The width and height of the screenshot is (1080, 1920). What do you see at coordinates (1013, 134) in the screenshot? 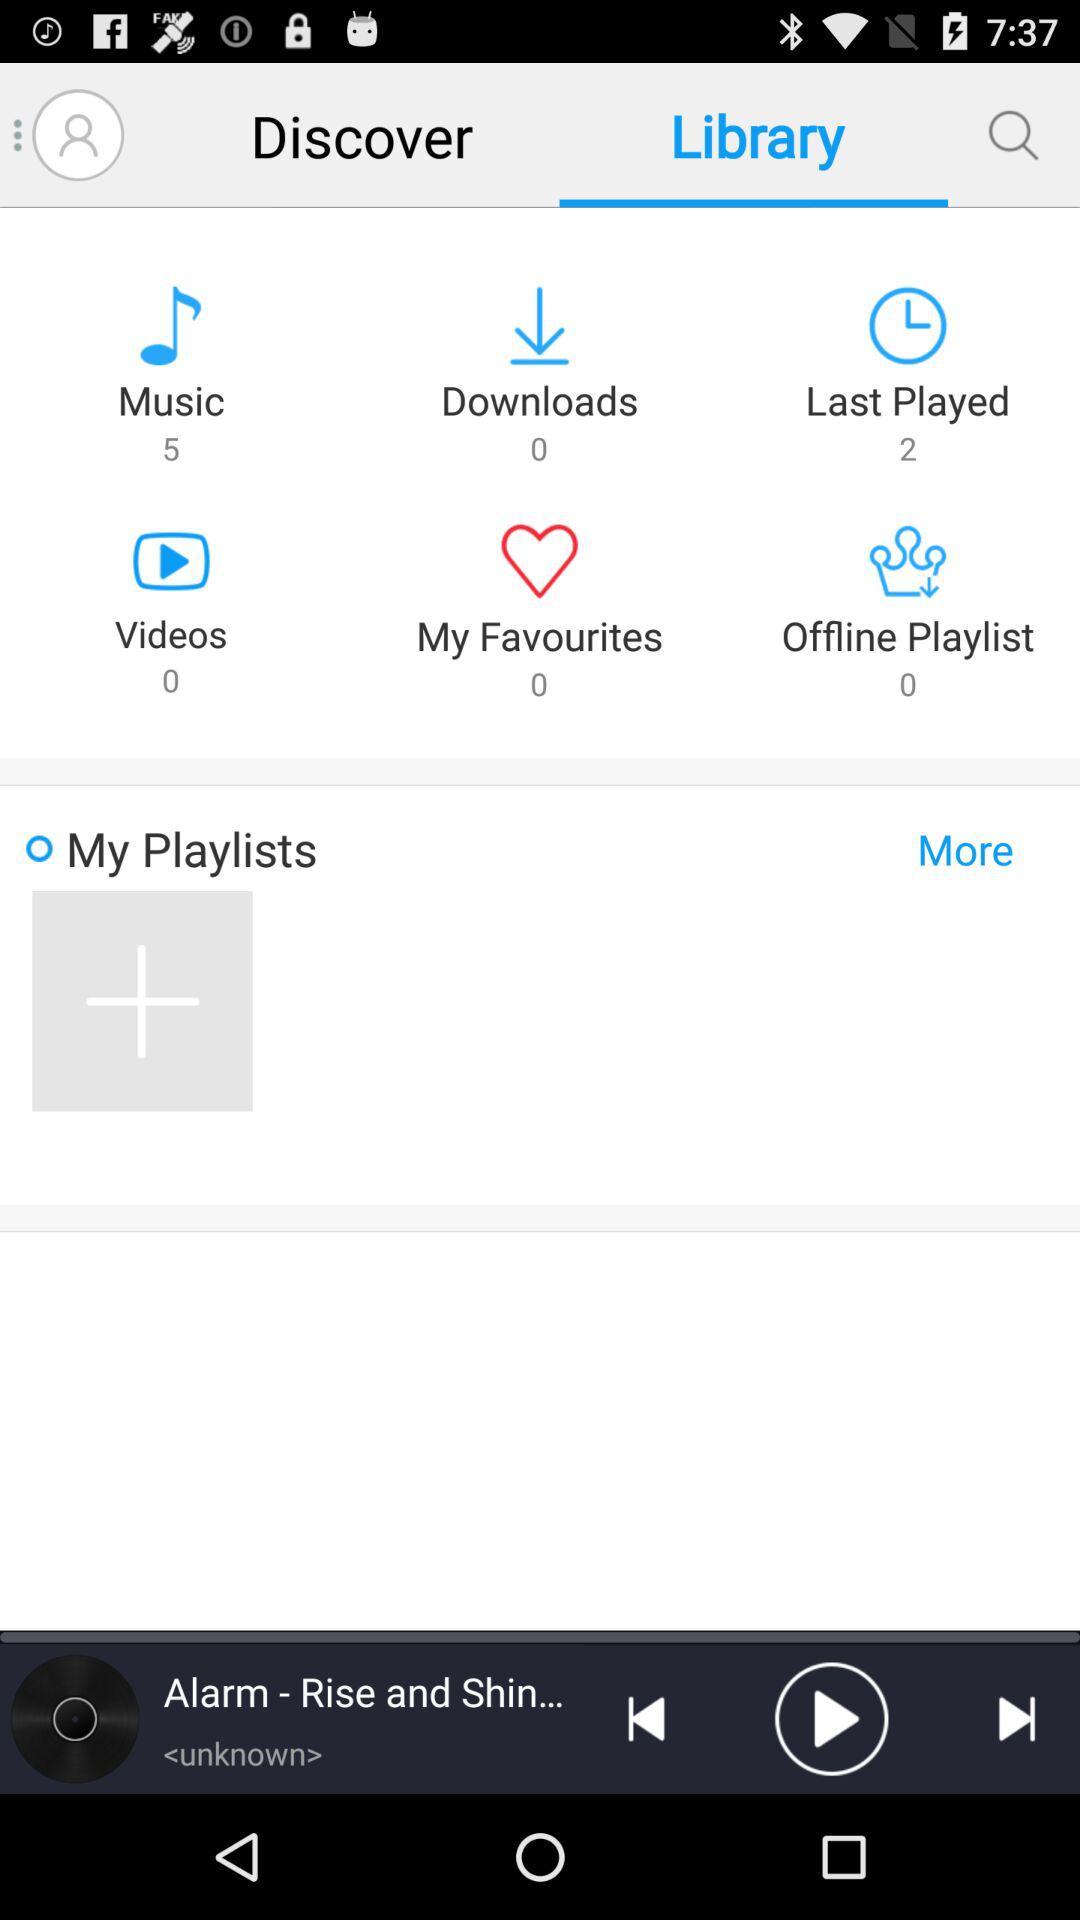
I see `the app to the right of the library icon` at bounding box center [1013, 134].